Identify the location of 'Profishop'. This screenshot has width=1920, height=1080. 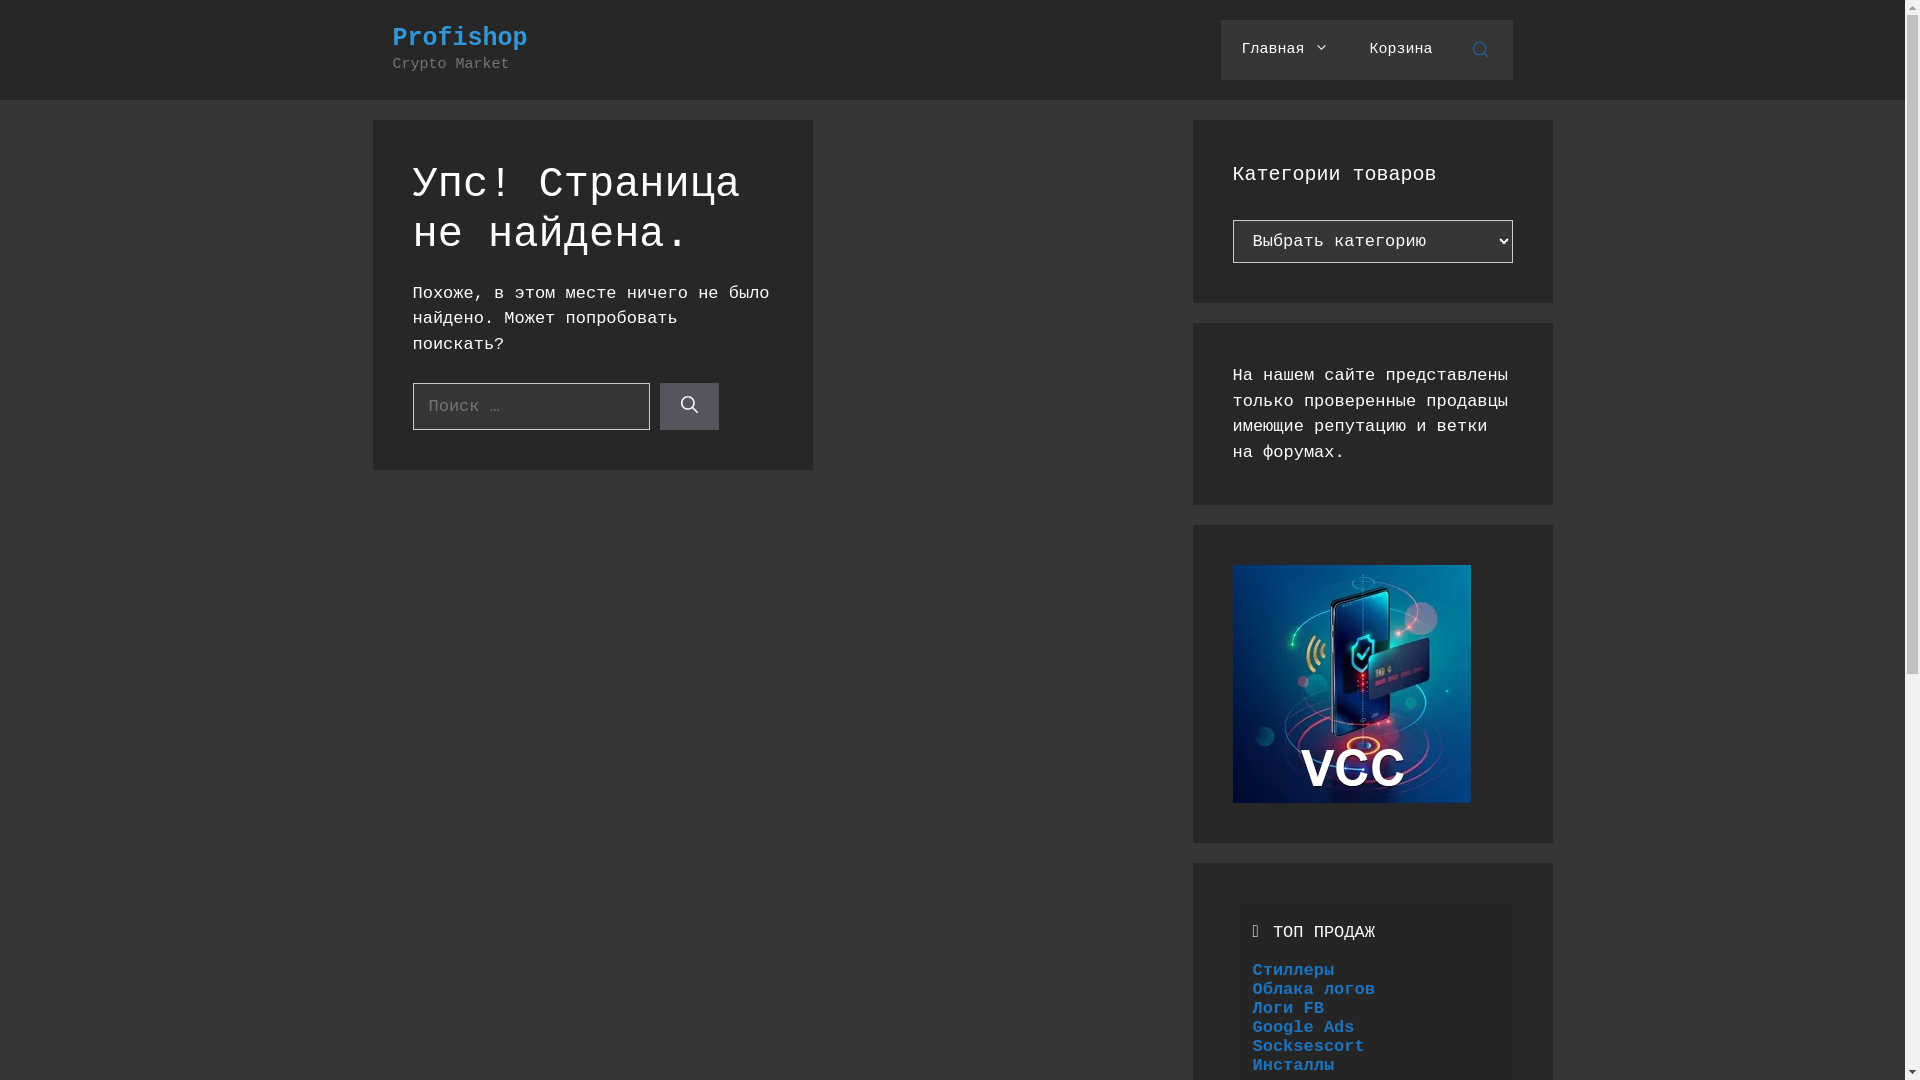
(458, 38).